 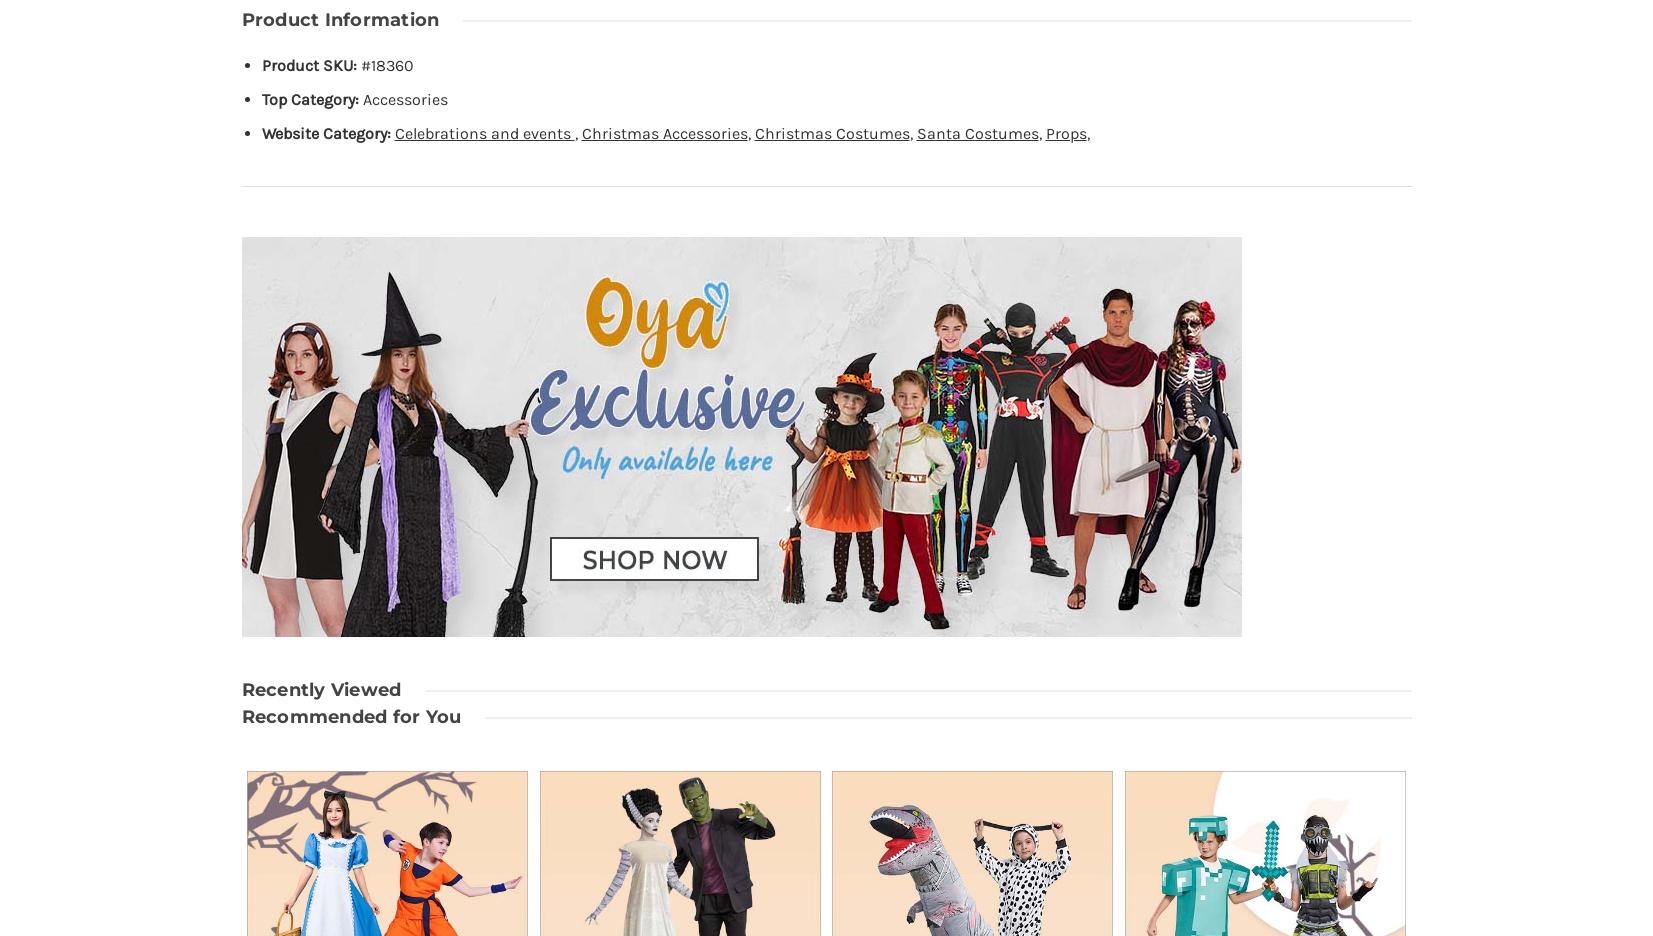 What do you see at coordinates (240, 690) in the screenshot?
I see `'Recently Viewed'` at bounding box center [240, 690].